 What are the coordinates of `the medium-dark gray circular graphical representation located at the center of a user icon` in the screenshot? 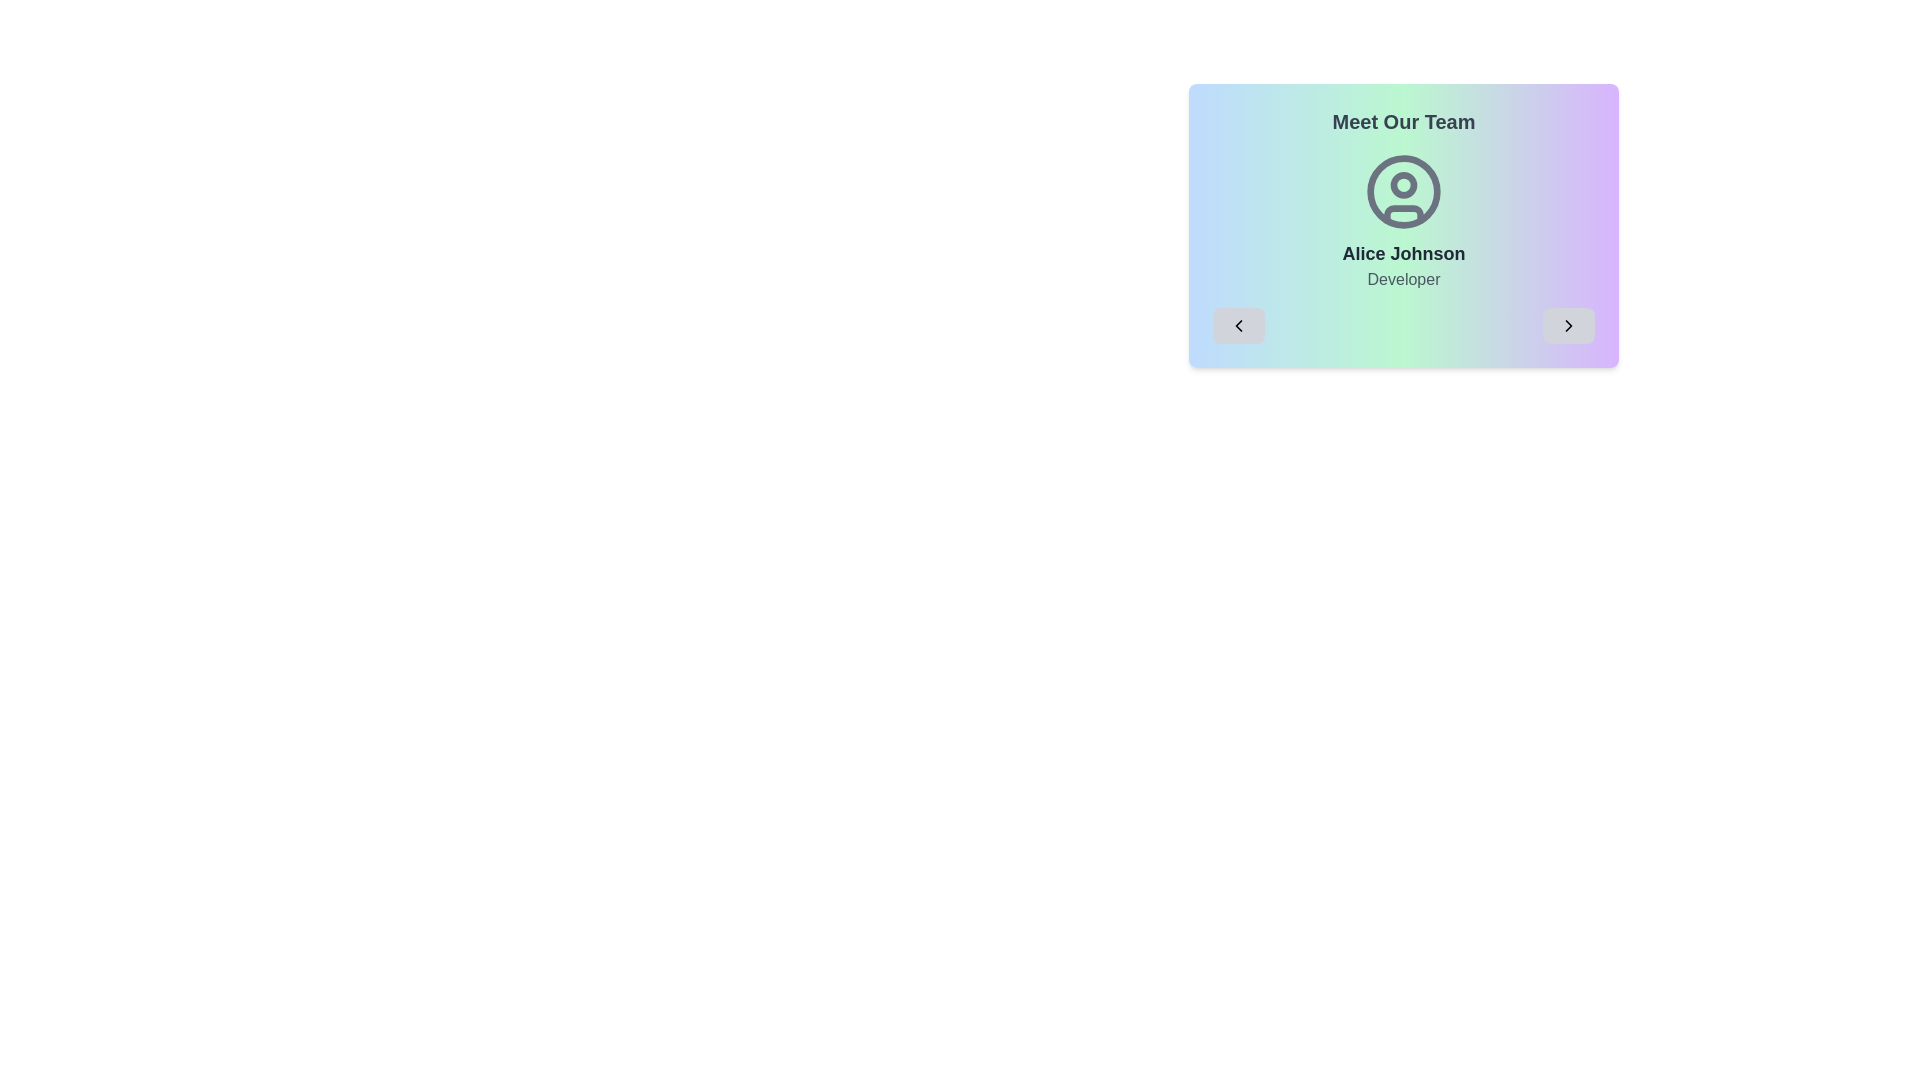 It's located at (1402, 192).